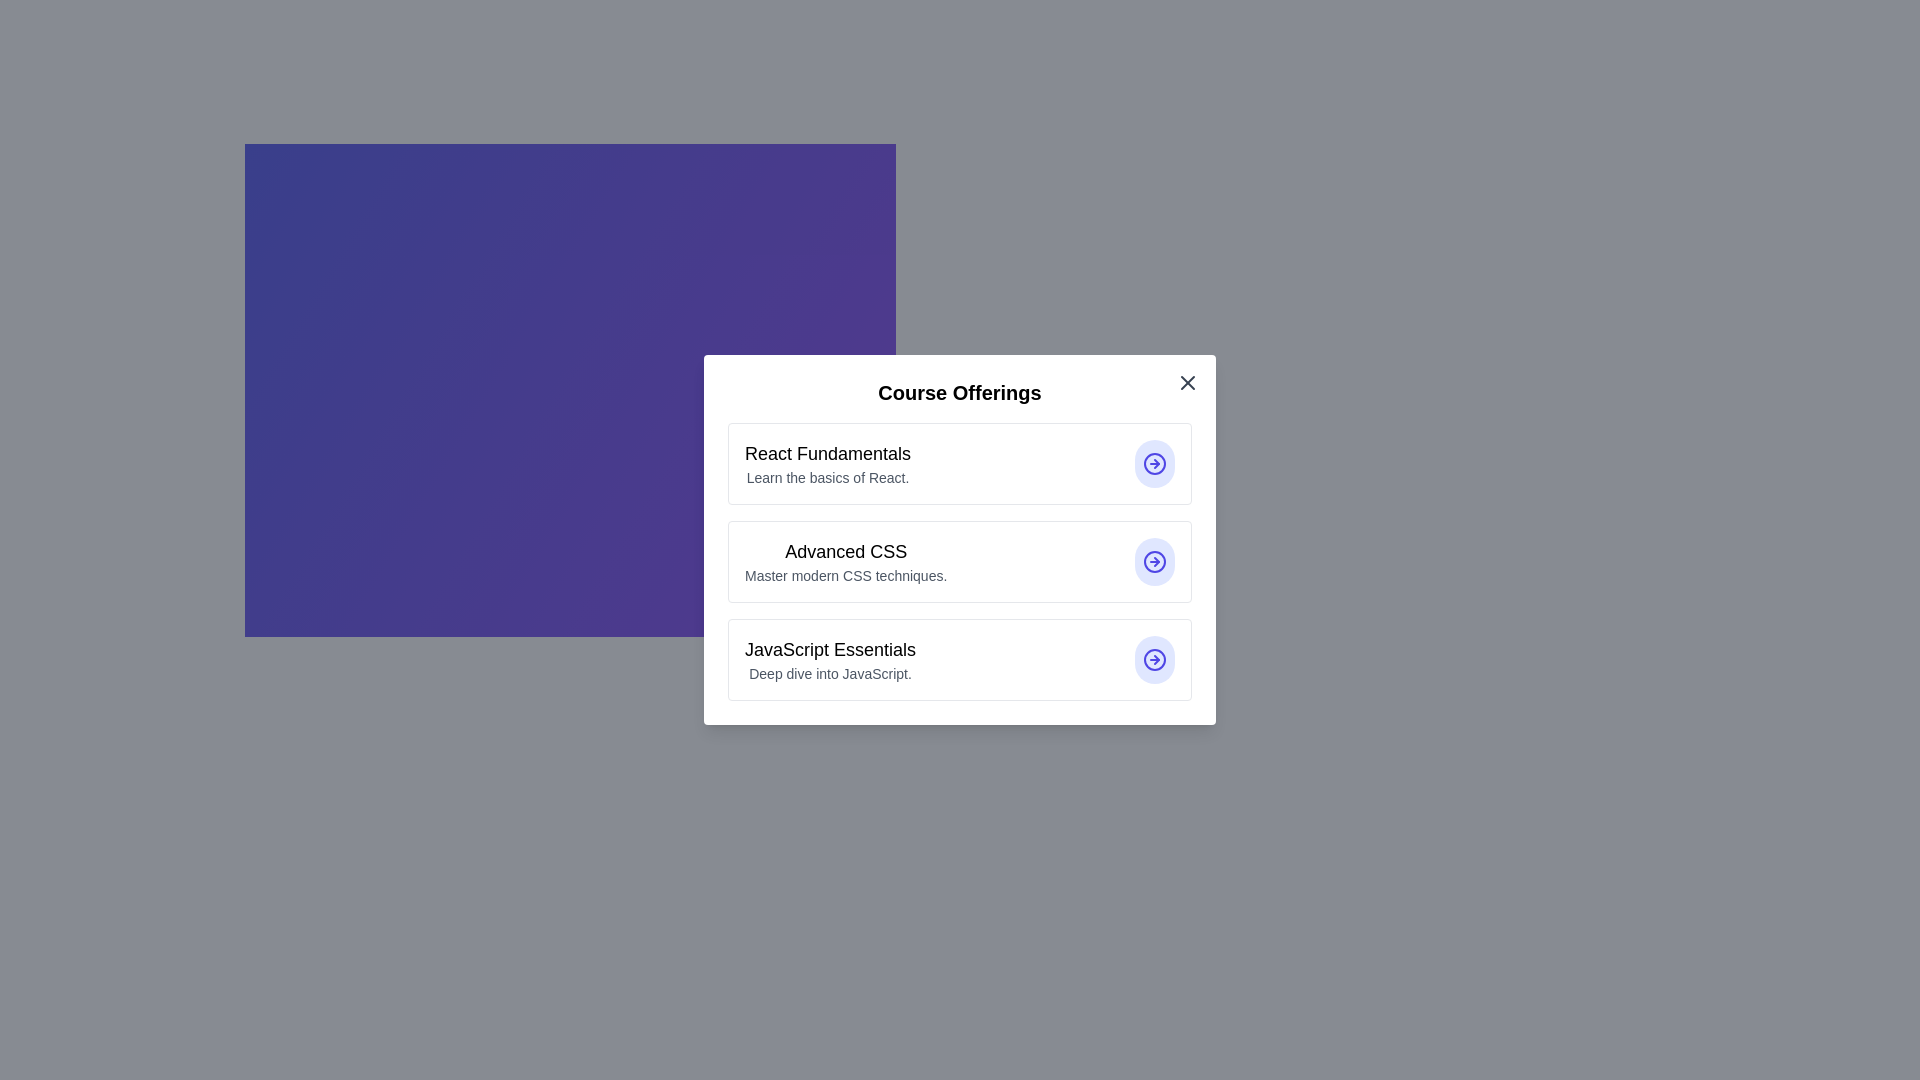 The height and width of the screenshot is (1080, 1920). Describe the element at coordinates (828, 478) in the screenshot. I see `the text label that reads 'Learn the basics of React.' located beneath the heading 'React Fundamentals' in the first course offering card` at that location.